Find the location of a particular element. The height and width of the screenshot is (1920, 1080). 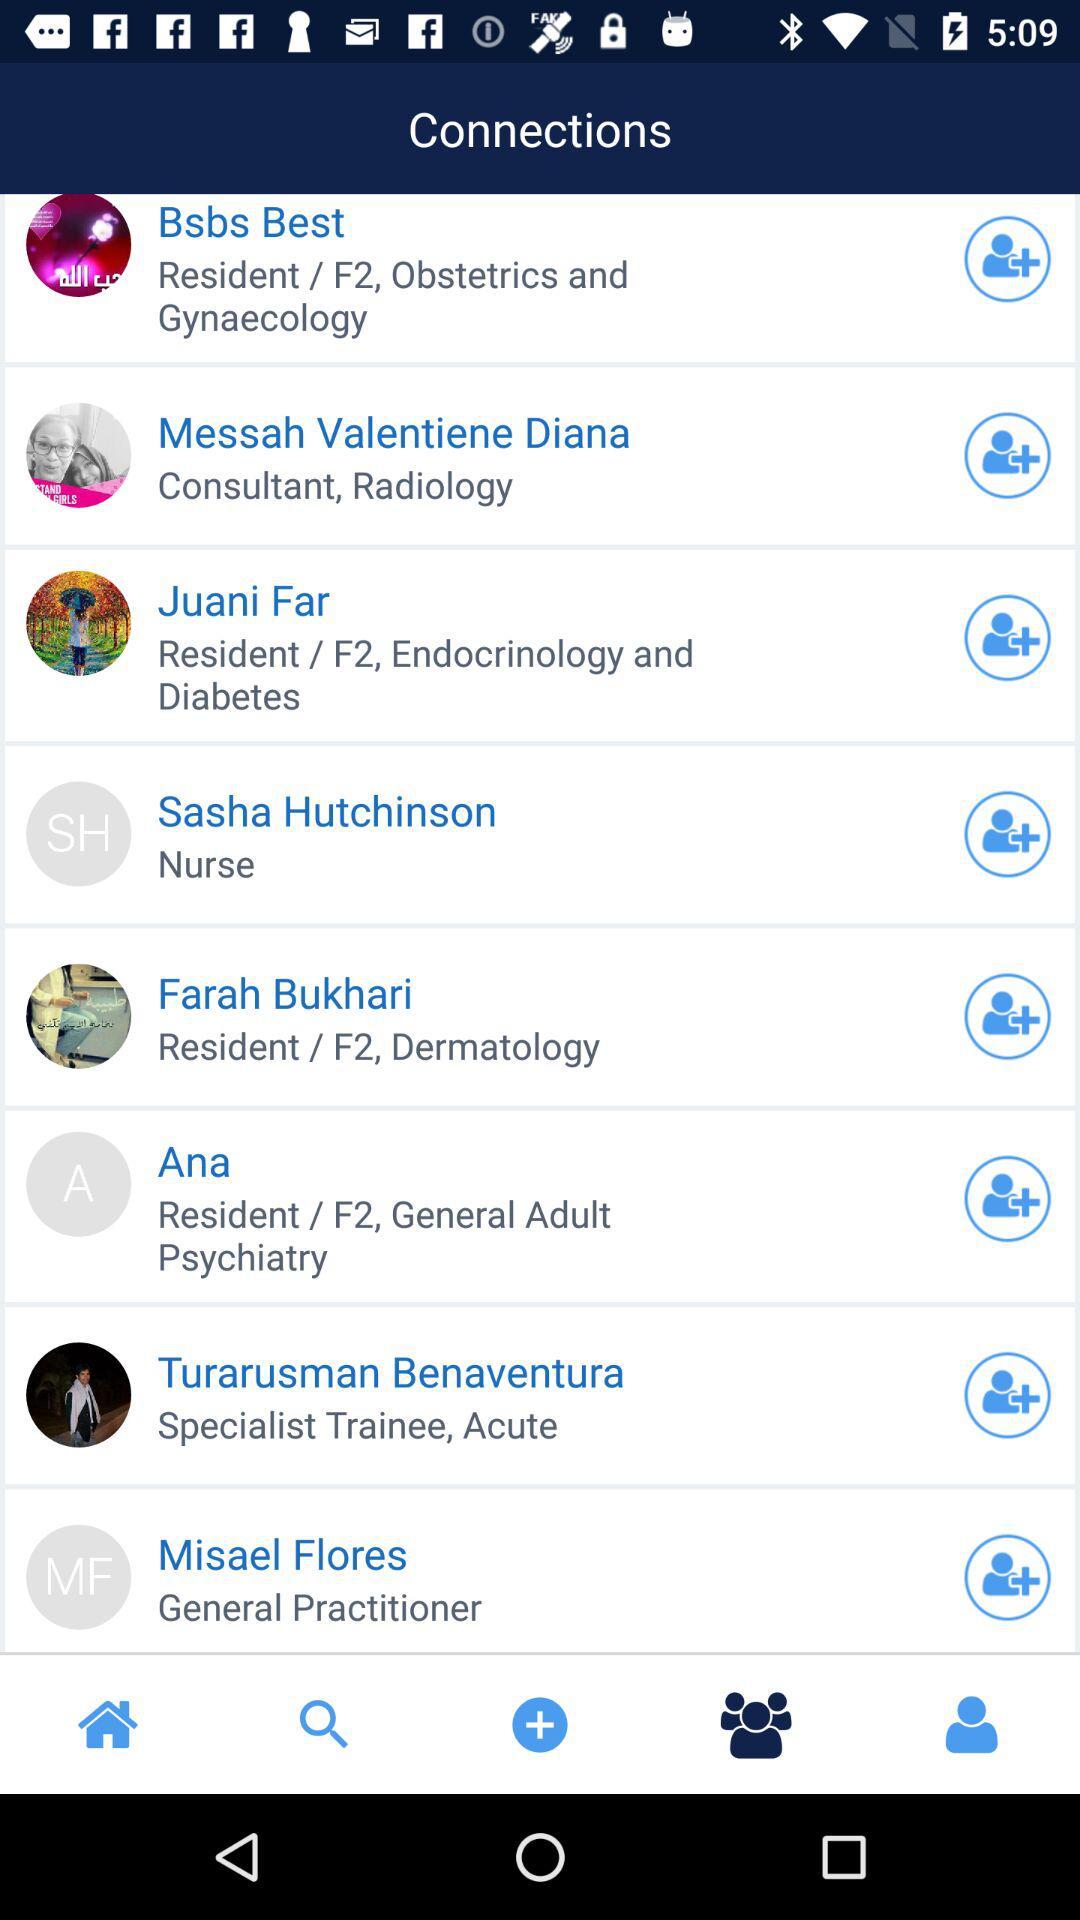

adds friend is located at coordinates (1007, 834).